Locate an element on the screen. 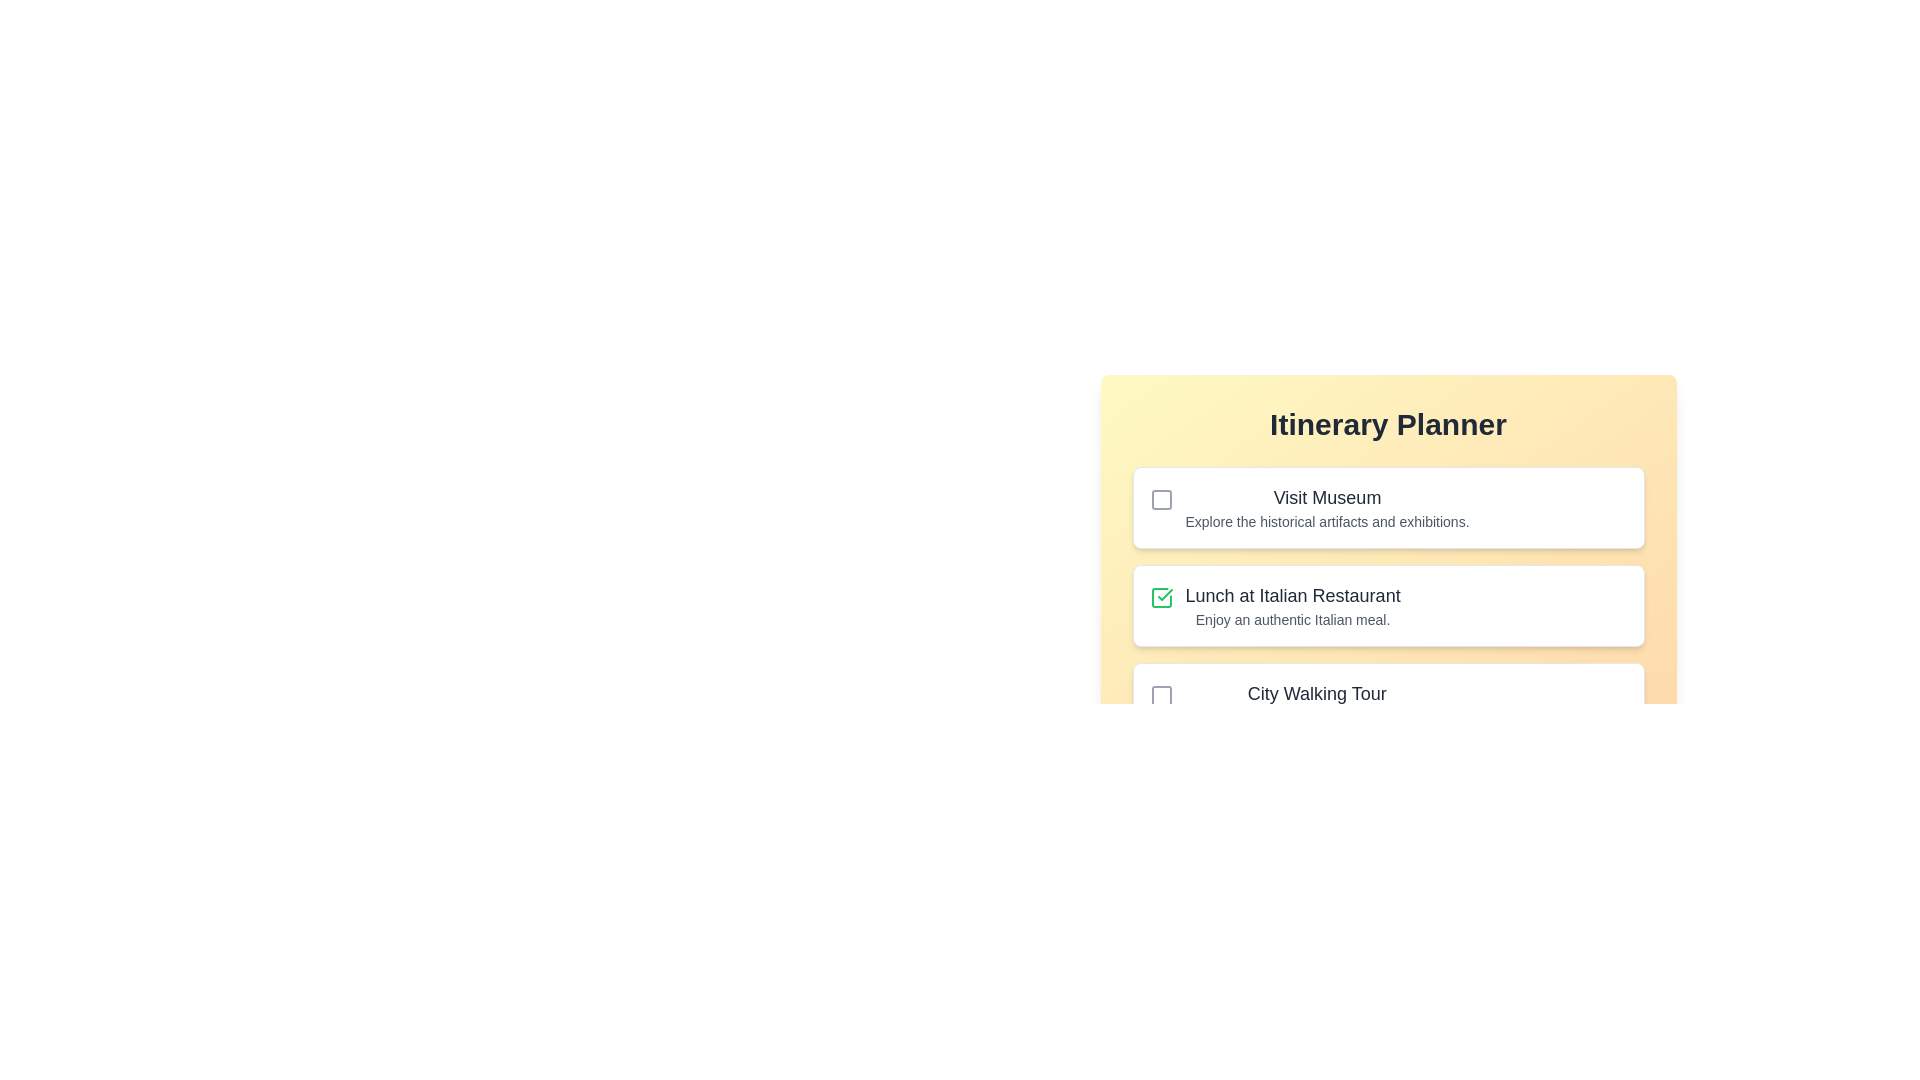 This screenshot has height=1080, width=1920. the descriptive text element located below the title 'Lunch at Italian Restaurant' in the itinerary planner interface is located at coordinates (1293, 619).